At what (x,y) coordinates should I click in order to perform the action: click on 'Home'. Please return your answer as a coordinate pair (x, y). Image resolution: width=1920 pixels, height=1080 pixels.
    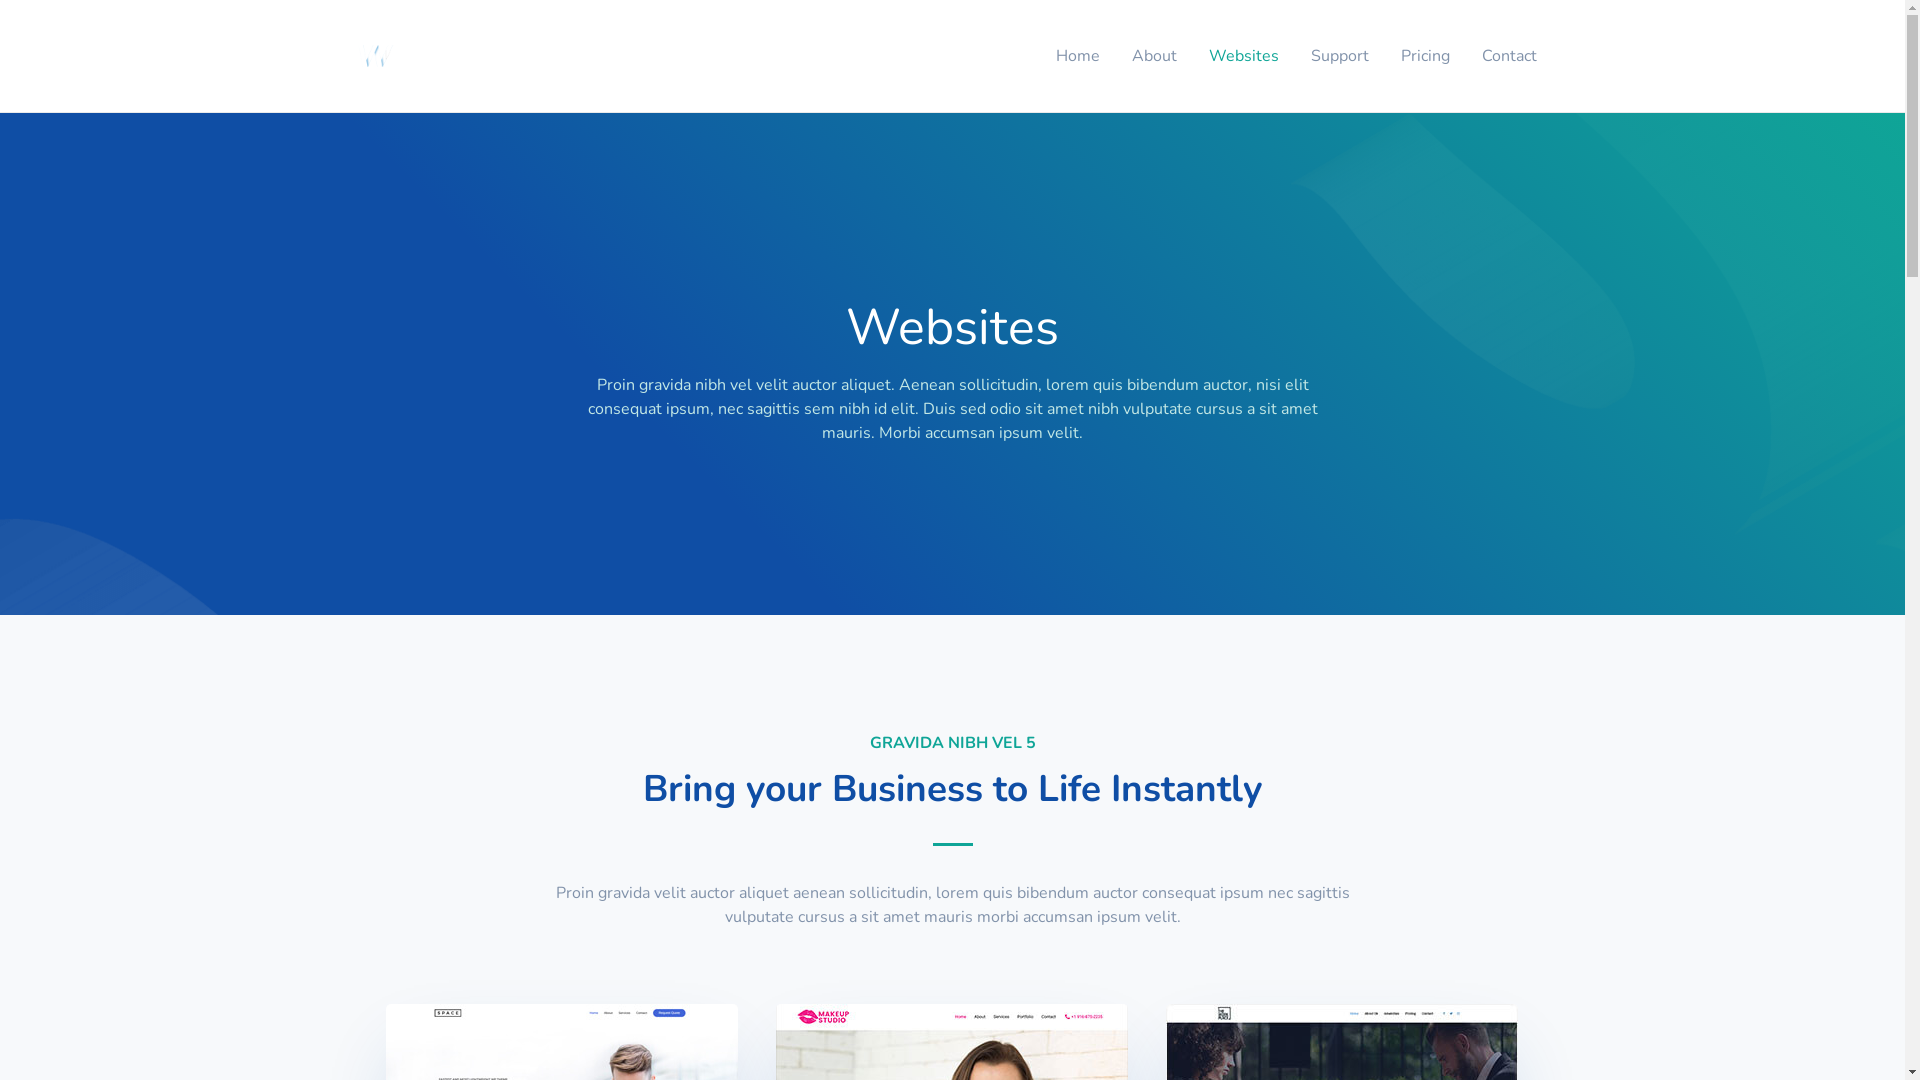
    Looking at the image, I should click on (1077, 55).